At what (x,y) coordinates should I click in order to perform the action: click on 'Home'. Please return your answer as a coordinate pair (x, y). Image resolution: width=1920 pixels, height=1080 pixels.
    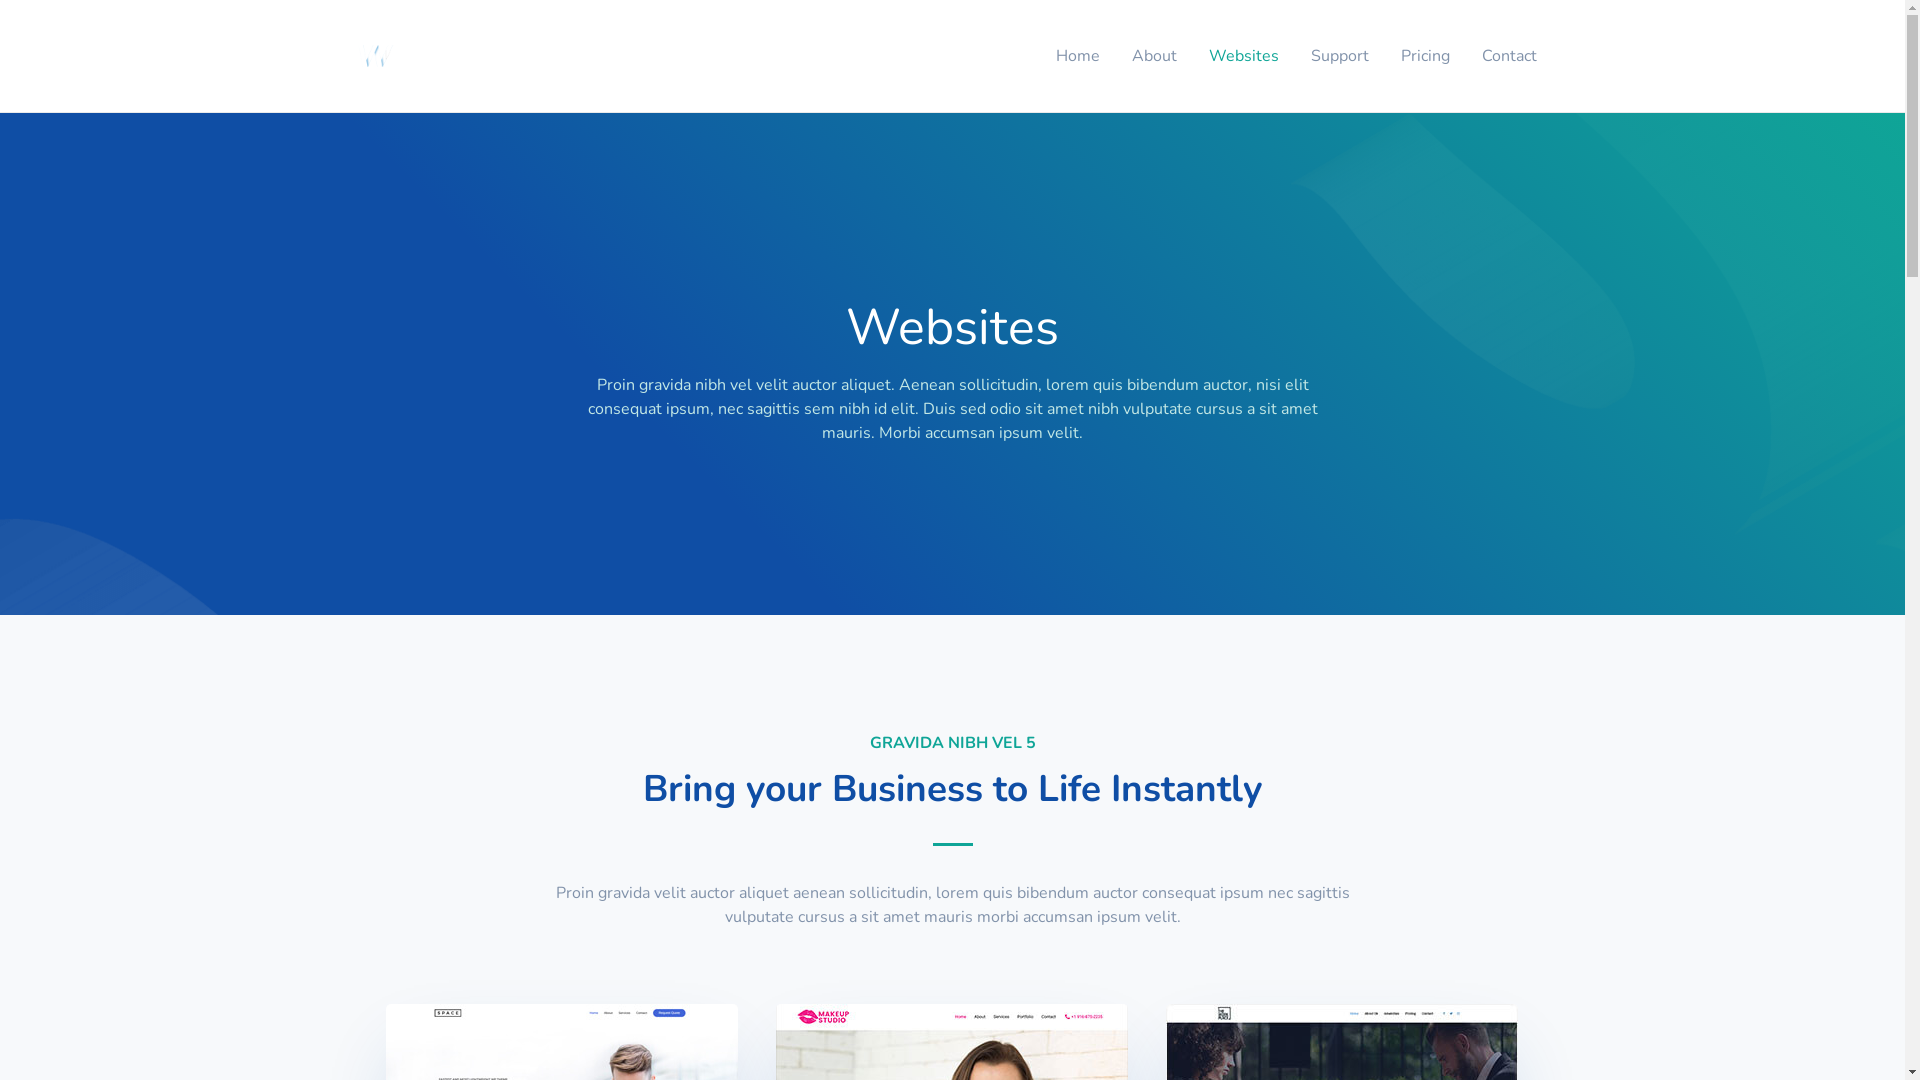
    Looking at the image, I should click on (1077, 55).